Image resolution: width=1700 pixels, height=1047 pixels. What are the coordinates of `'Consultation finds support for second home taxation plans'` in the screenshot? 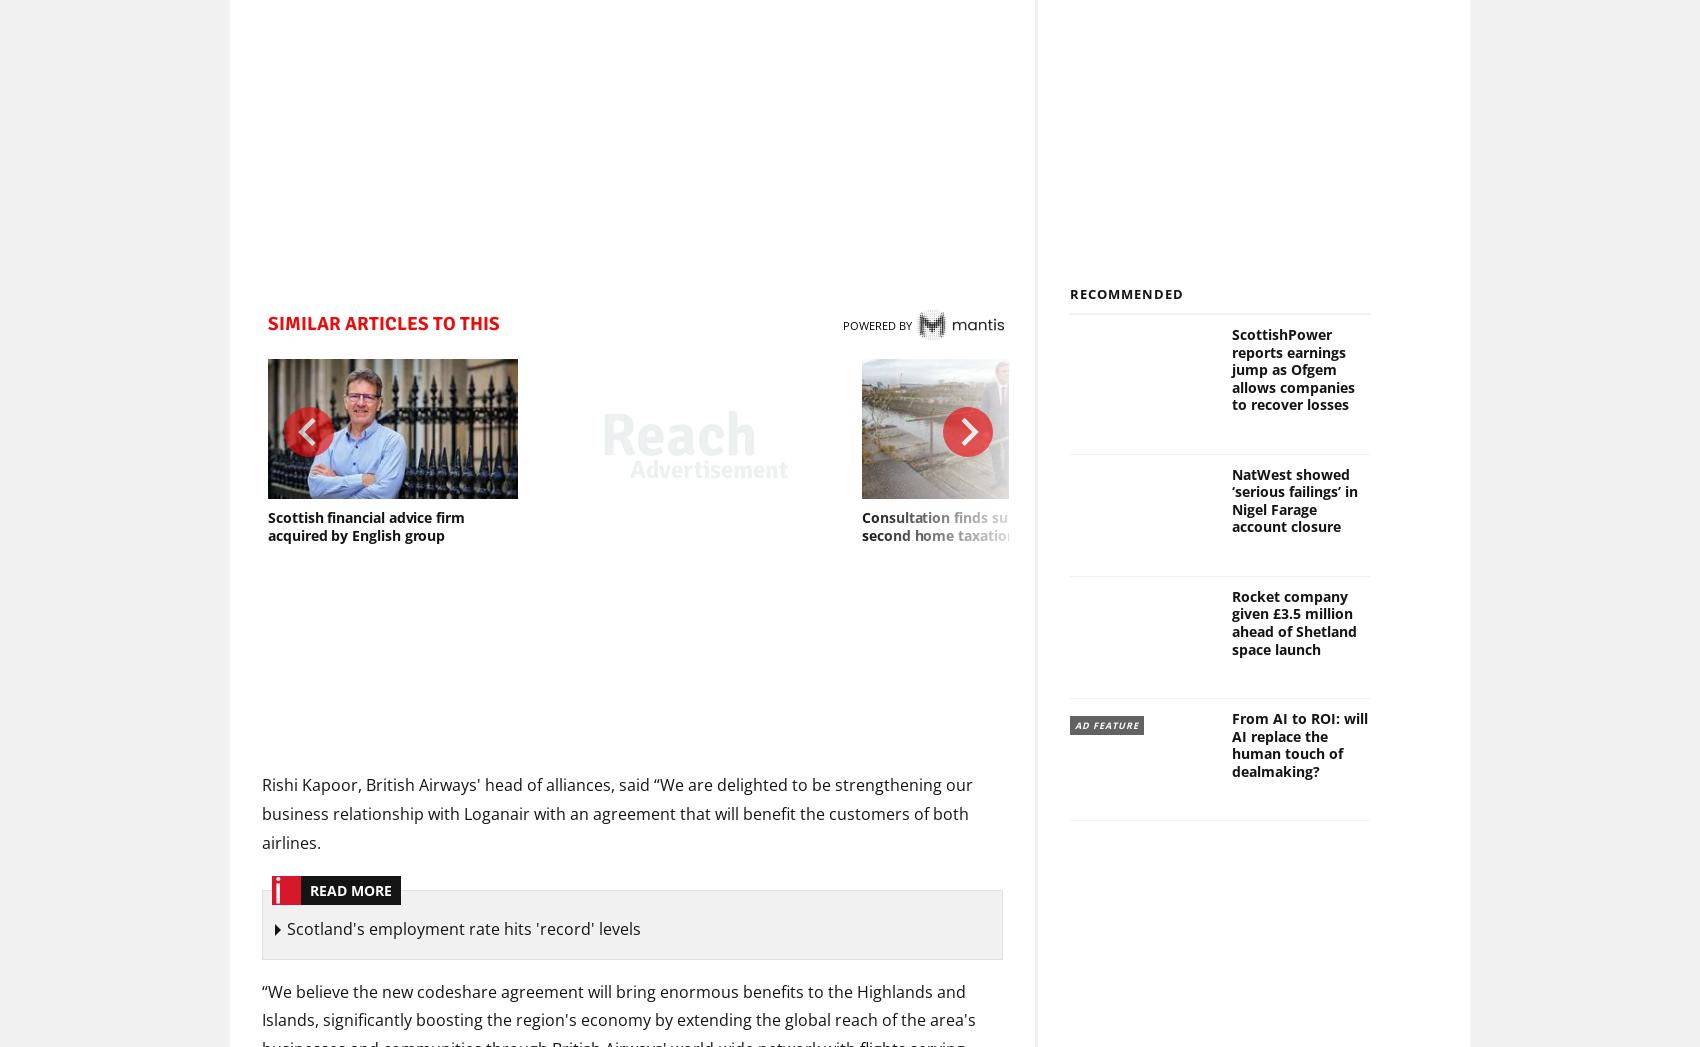 It's located at (964, 525).